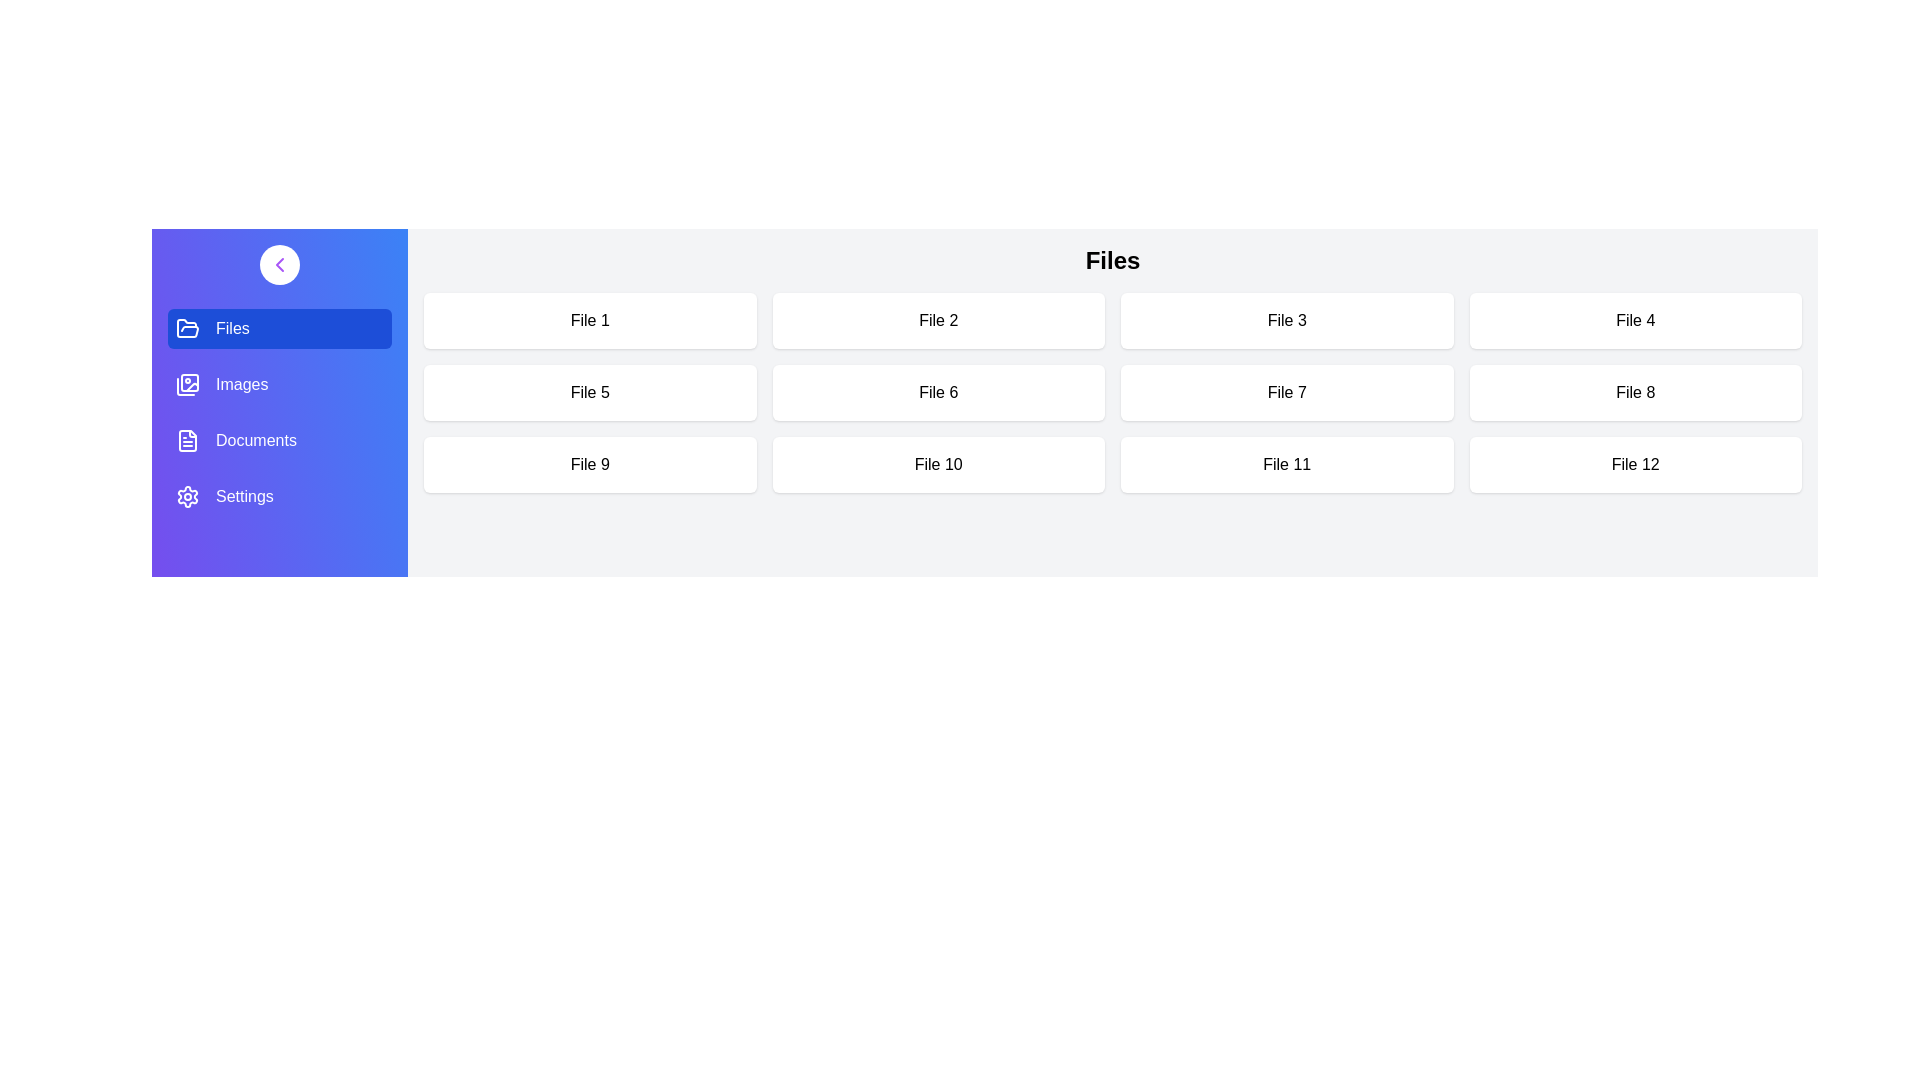  Describe the element at coordinates (278, 496) in the screenshot. I see `the category Settings from the sidebar menu` at that location.